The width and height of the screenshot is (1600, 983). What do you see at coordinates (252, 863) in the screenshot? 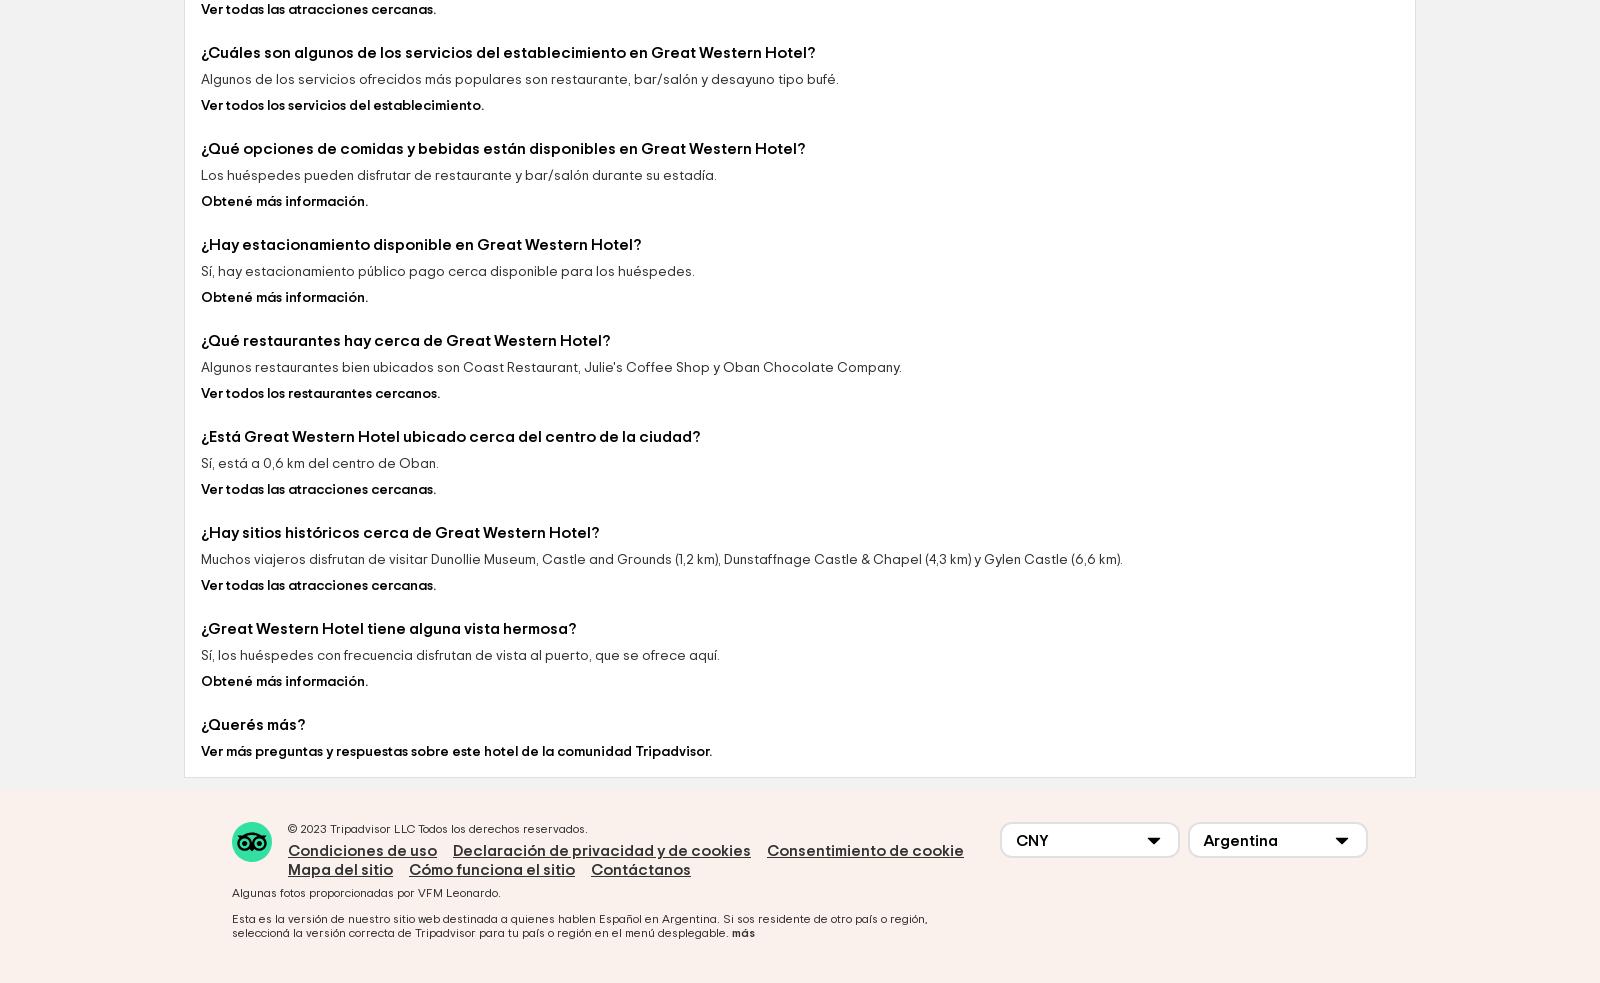
I see `'¿Querés más?'` at bounding box center [252, 863].